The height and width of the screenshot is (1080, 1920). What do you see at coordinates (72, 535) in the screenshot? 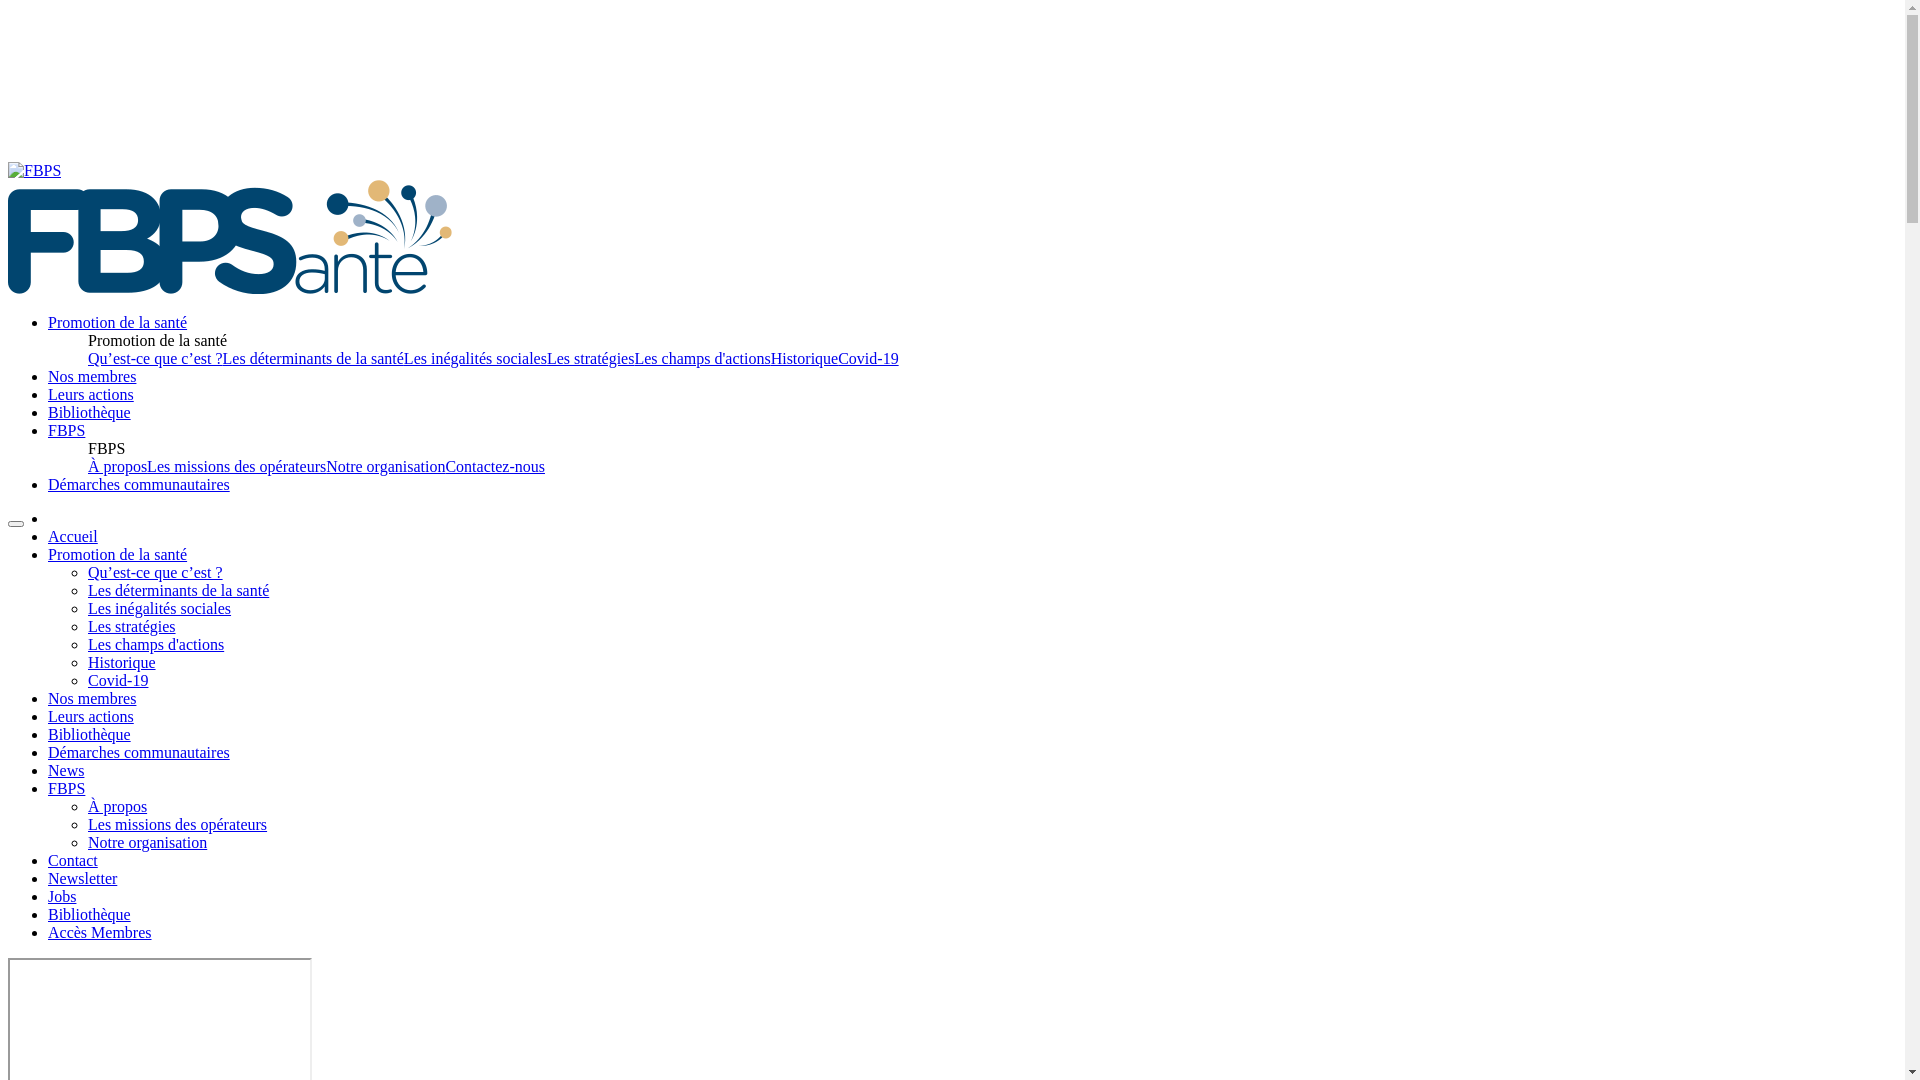
I see `'Accueil'` at bounding box center [72, 535].